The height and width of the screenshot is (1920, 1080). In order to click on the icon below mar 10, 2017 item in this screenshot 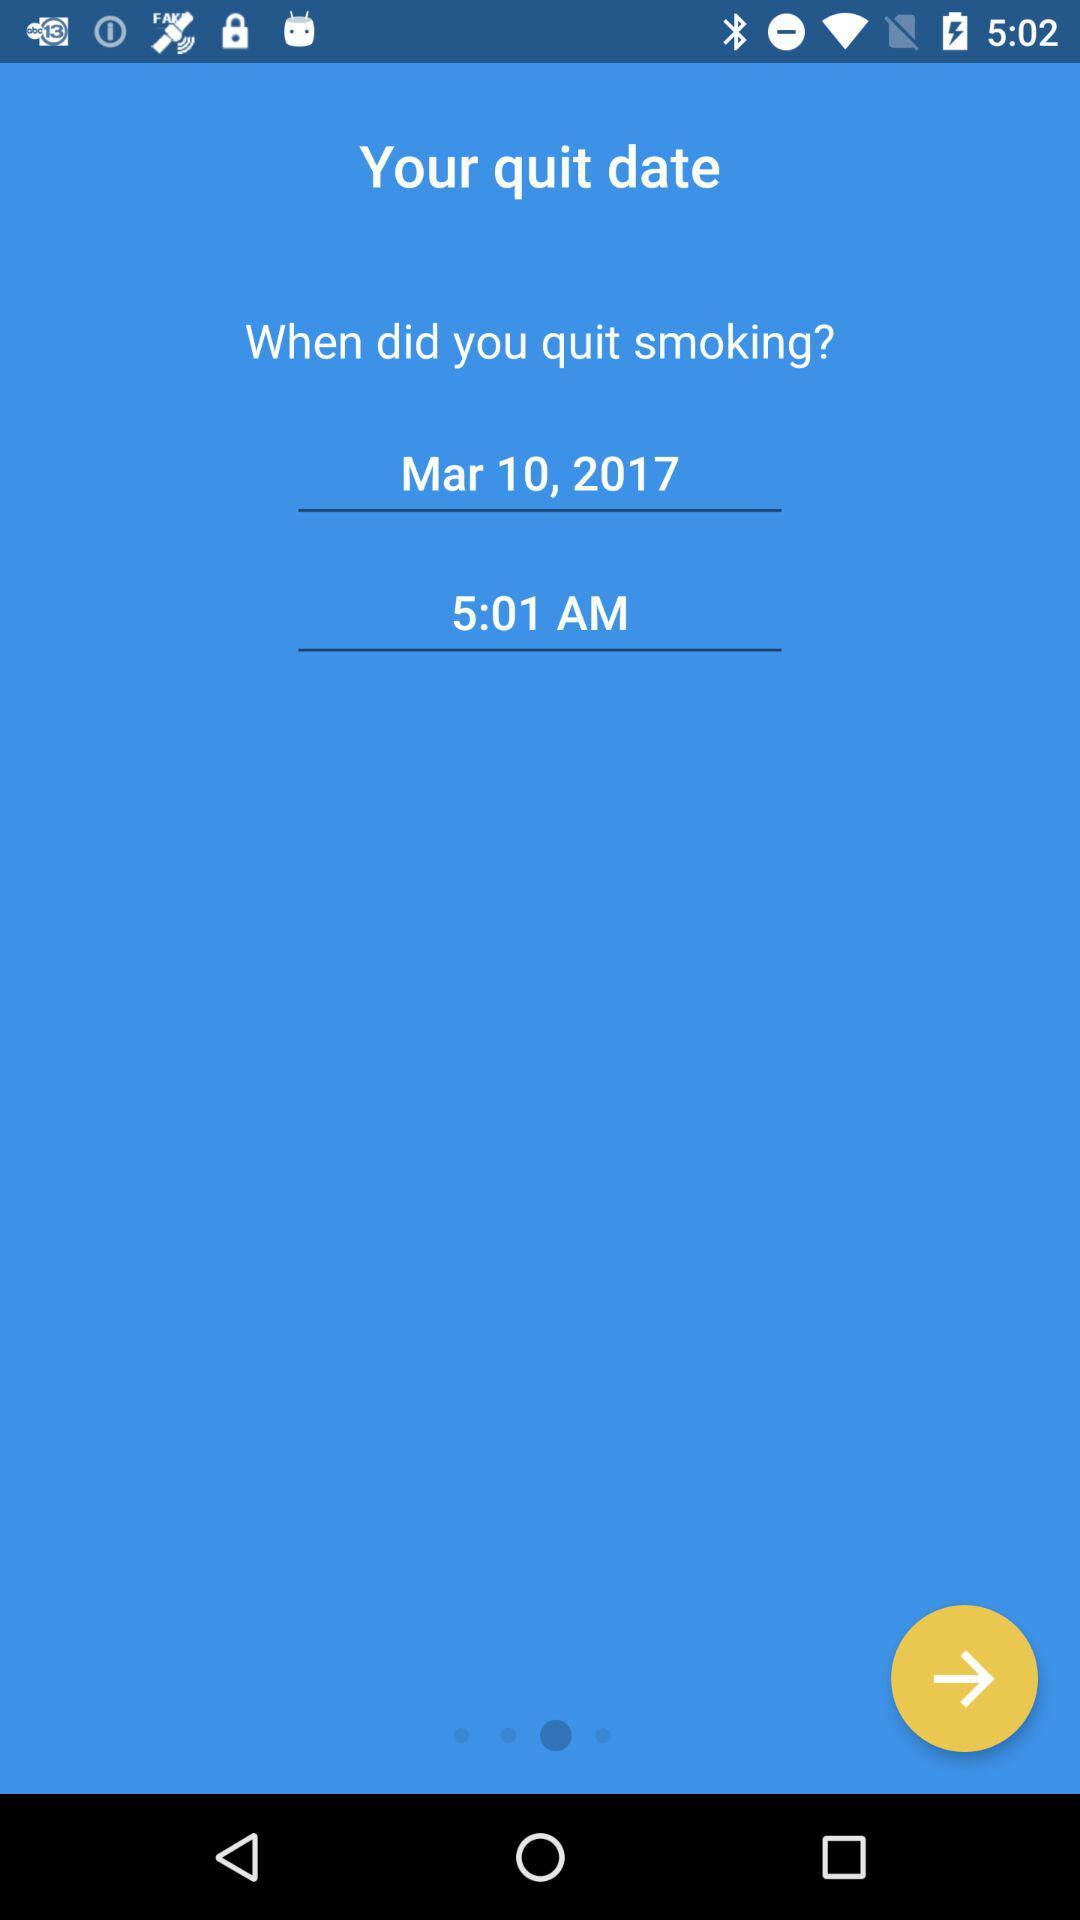, I will do `click(540, 611)`.